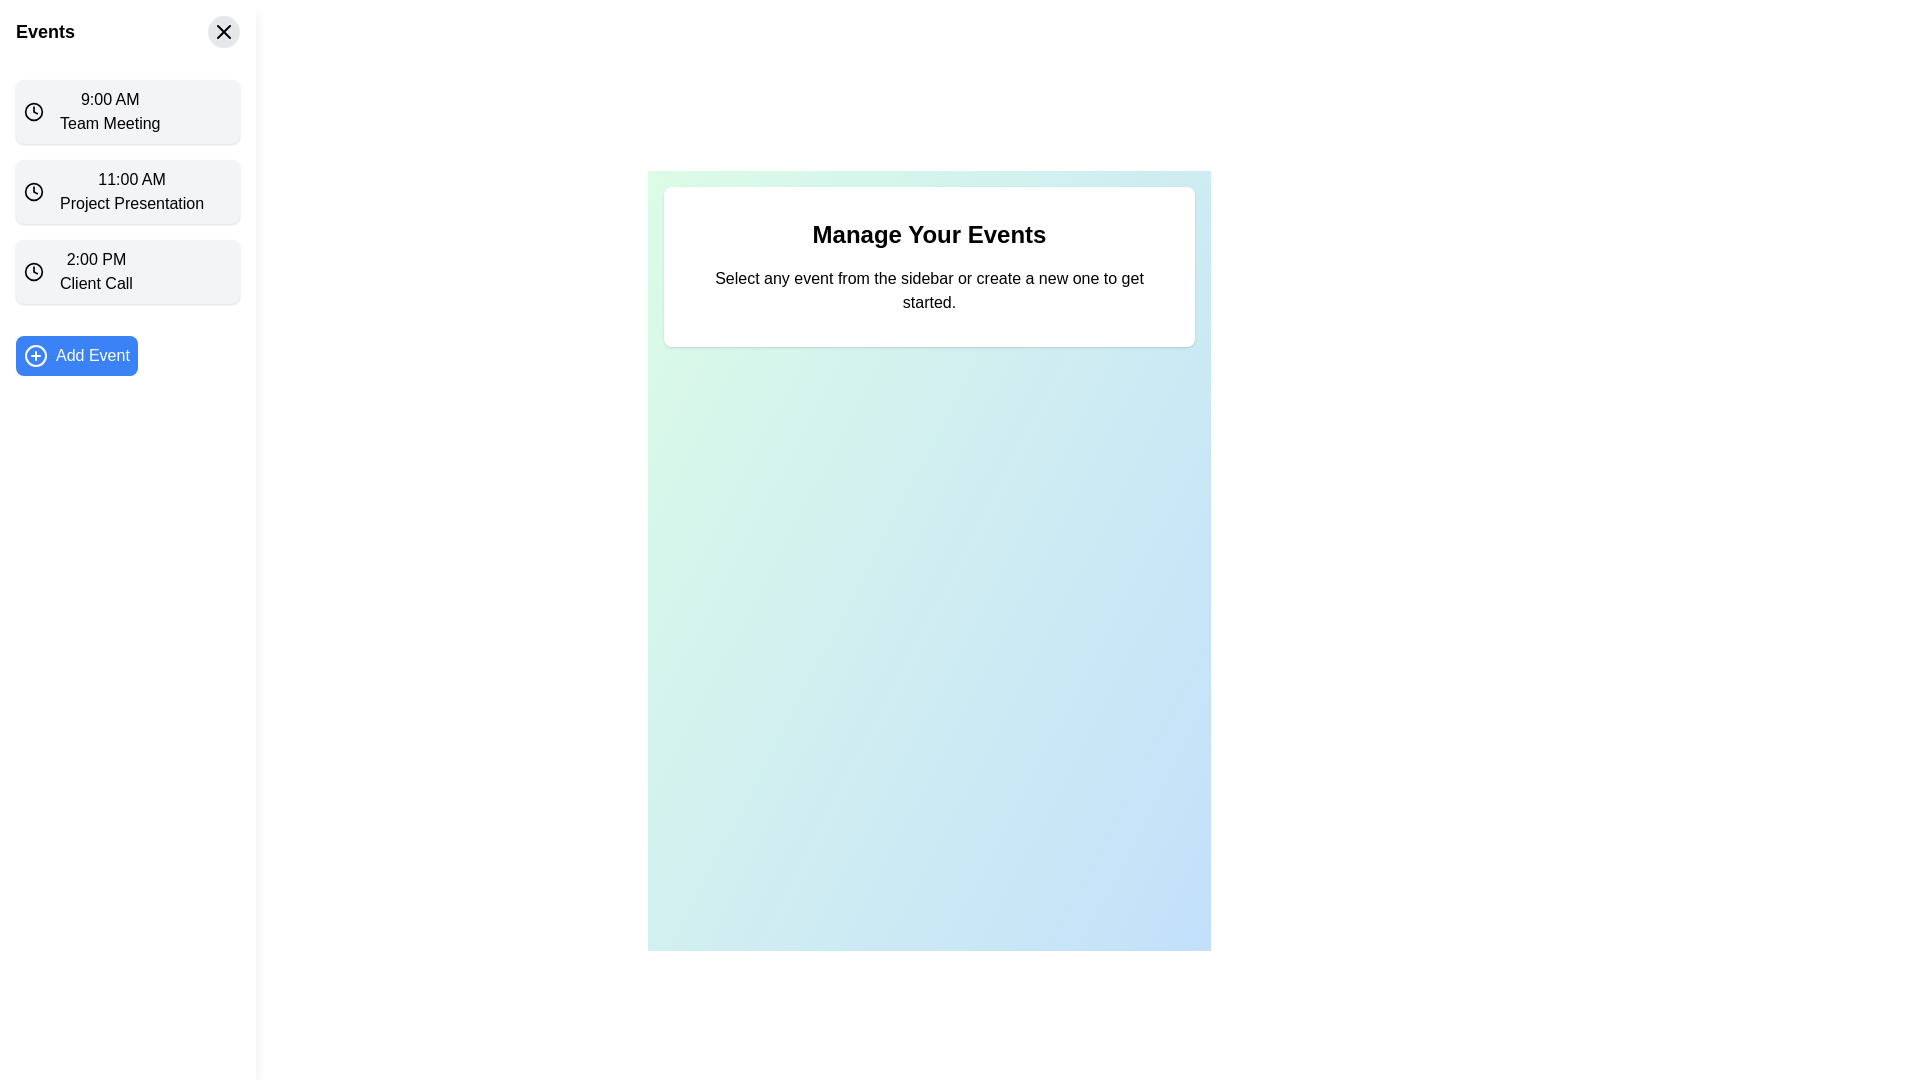 The width and height of the screenshot is (1920, 1080). I want to click on the clock icon located at the far left of the first event entry in the sidebar, which shows '9:00 AM' and 'Team Meeting', so click(33, 111).